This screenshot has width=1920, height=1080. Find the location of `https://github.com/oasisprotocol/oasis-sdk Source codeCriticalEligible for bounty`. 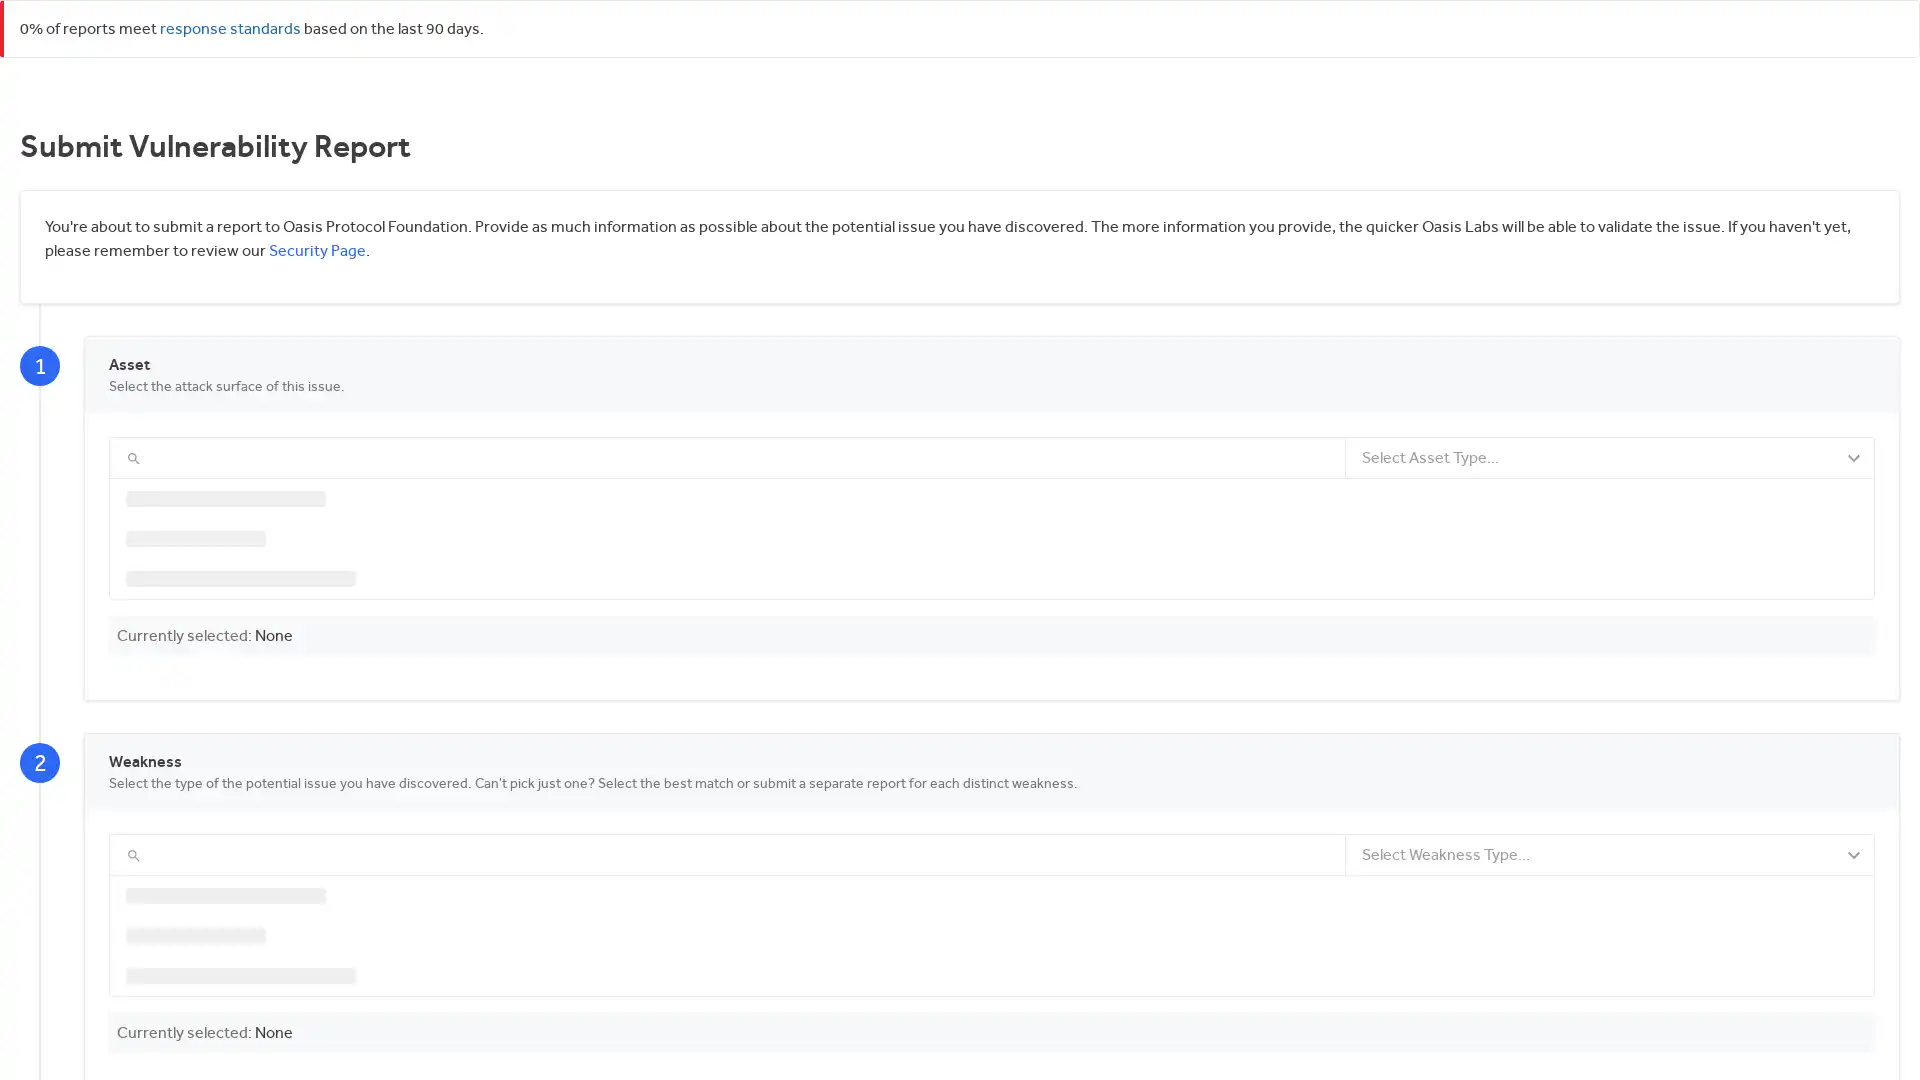

https://github.com/oasisprotocol/oasis-sdk Source codeCriticalEligible for bounty is located at coordinates (992, 731).